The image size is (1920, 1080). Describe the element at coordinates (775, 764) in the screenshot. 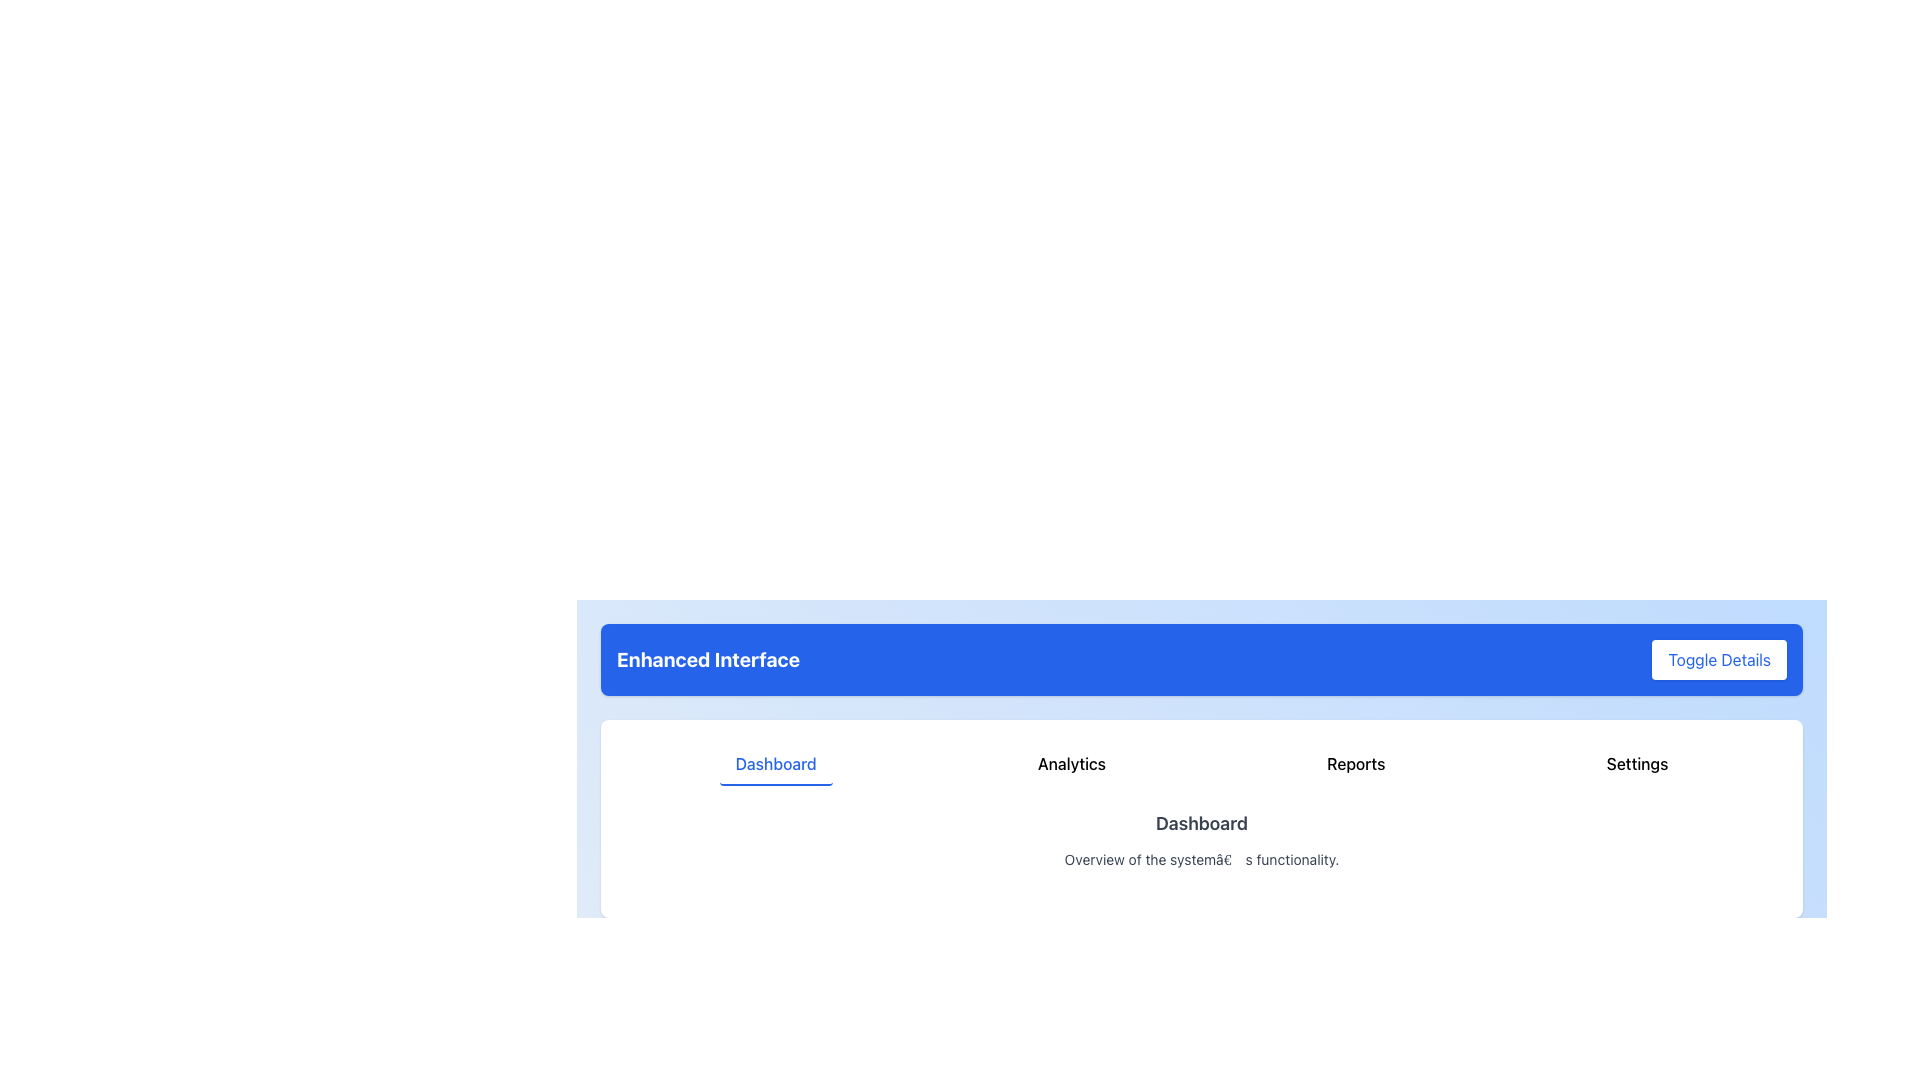

I see `the 'Dashboard' navigation button, which is a bold blue text label indicating the active selection in the navigation menu` at that location.